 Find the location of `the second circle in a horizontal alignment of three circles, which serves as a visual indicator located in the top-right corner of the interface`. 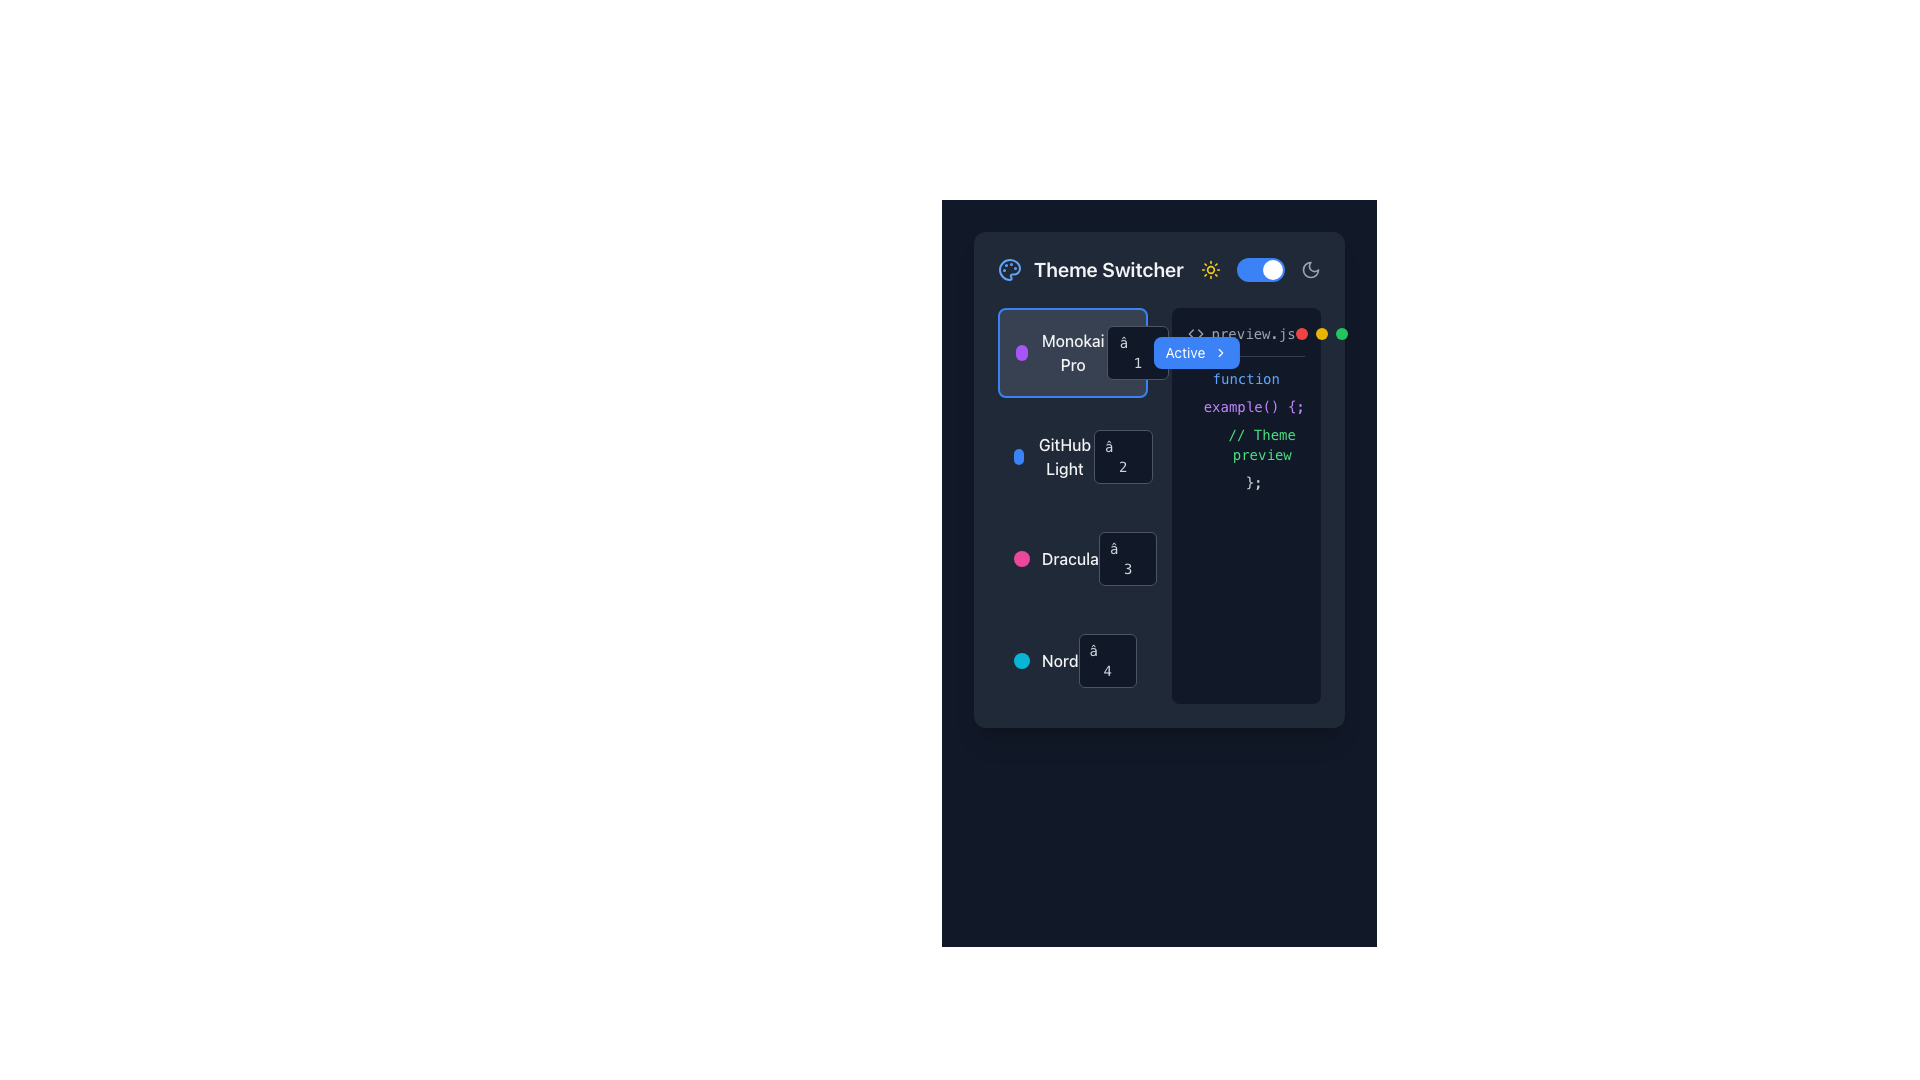

the second circle in a horizontal alignment of three circles, which serves as a visual indicator located in the top-right corner of the interface is located at coordinates (1321, 333).